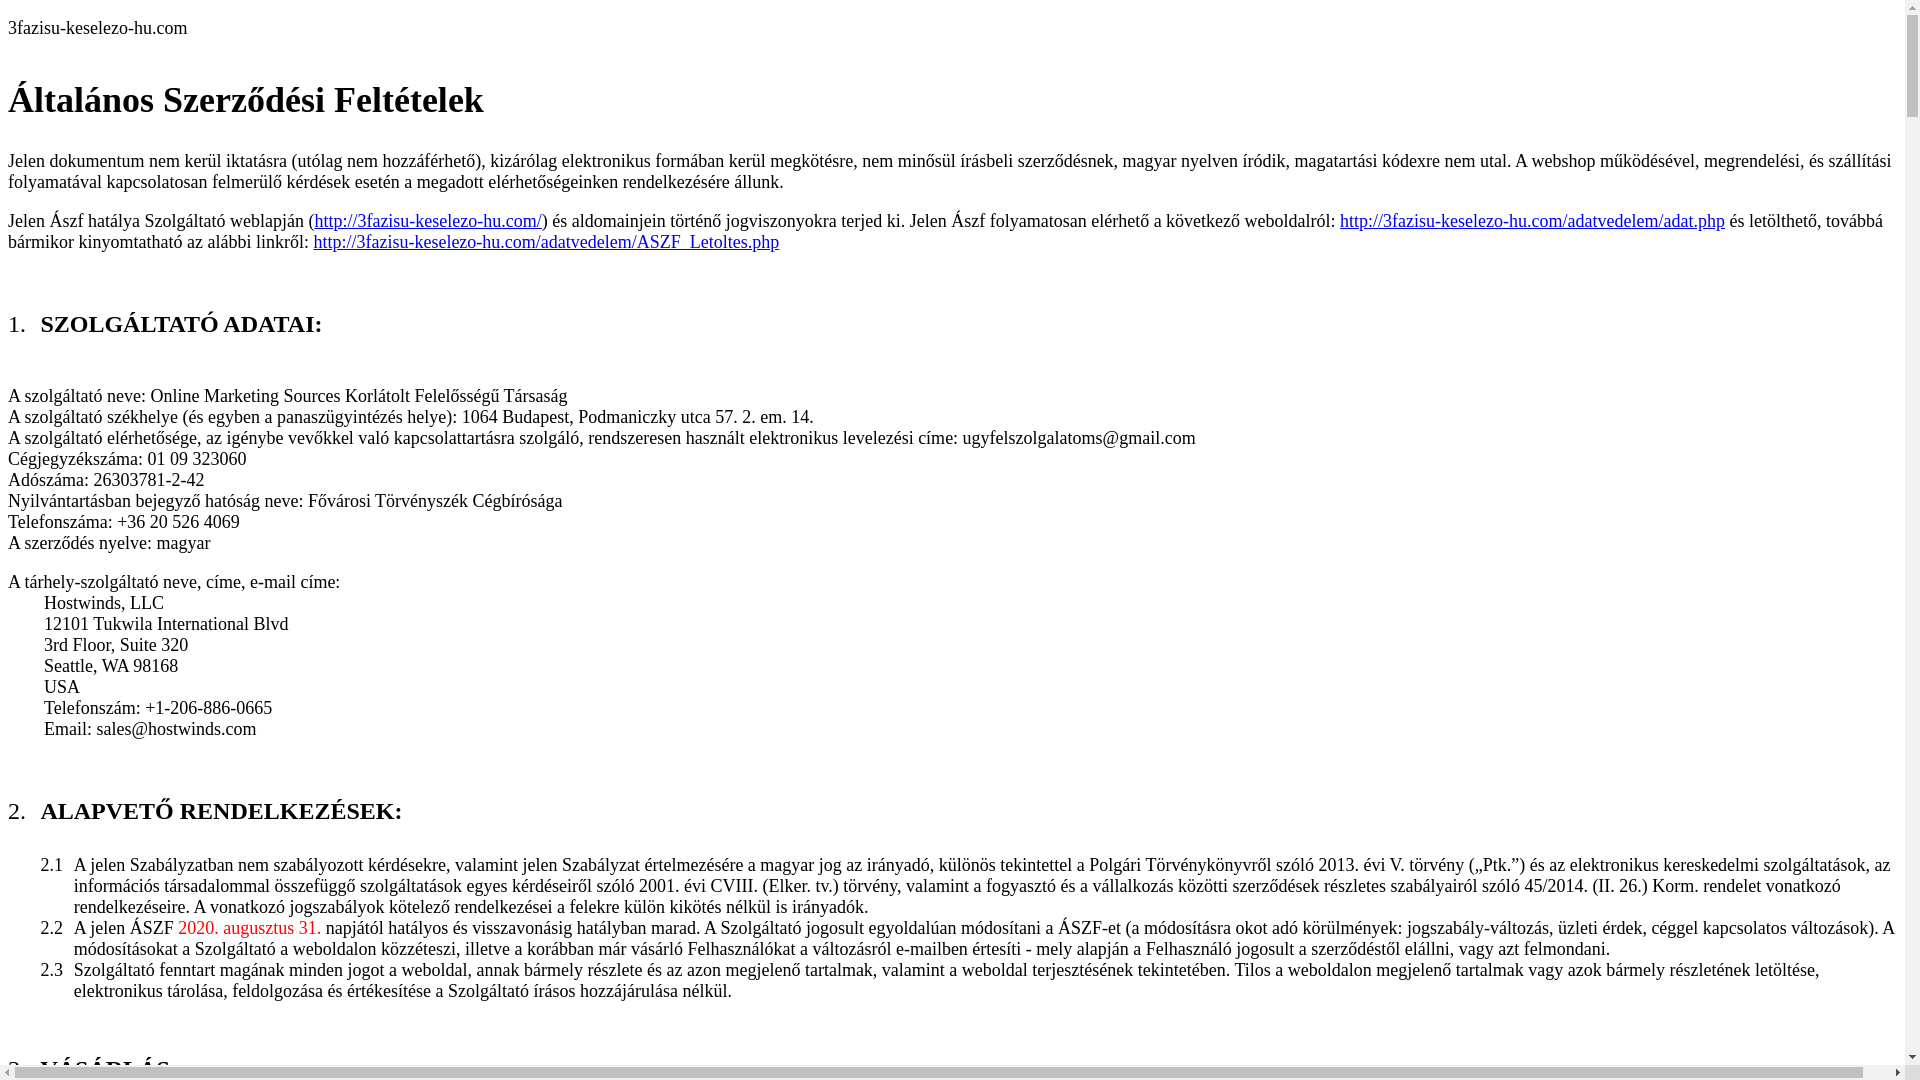 The image size is (1920, 1080). Describe the element at coordinates (426, 220) in the screenshot. I see `'http://3fazisu-keselezo-hu.com/'` at that location.